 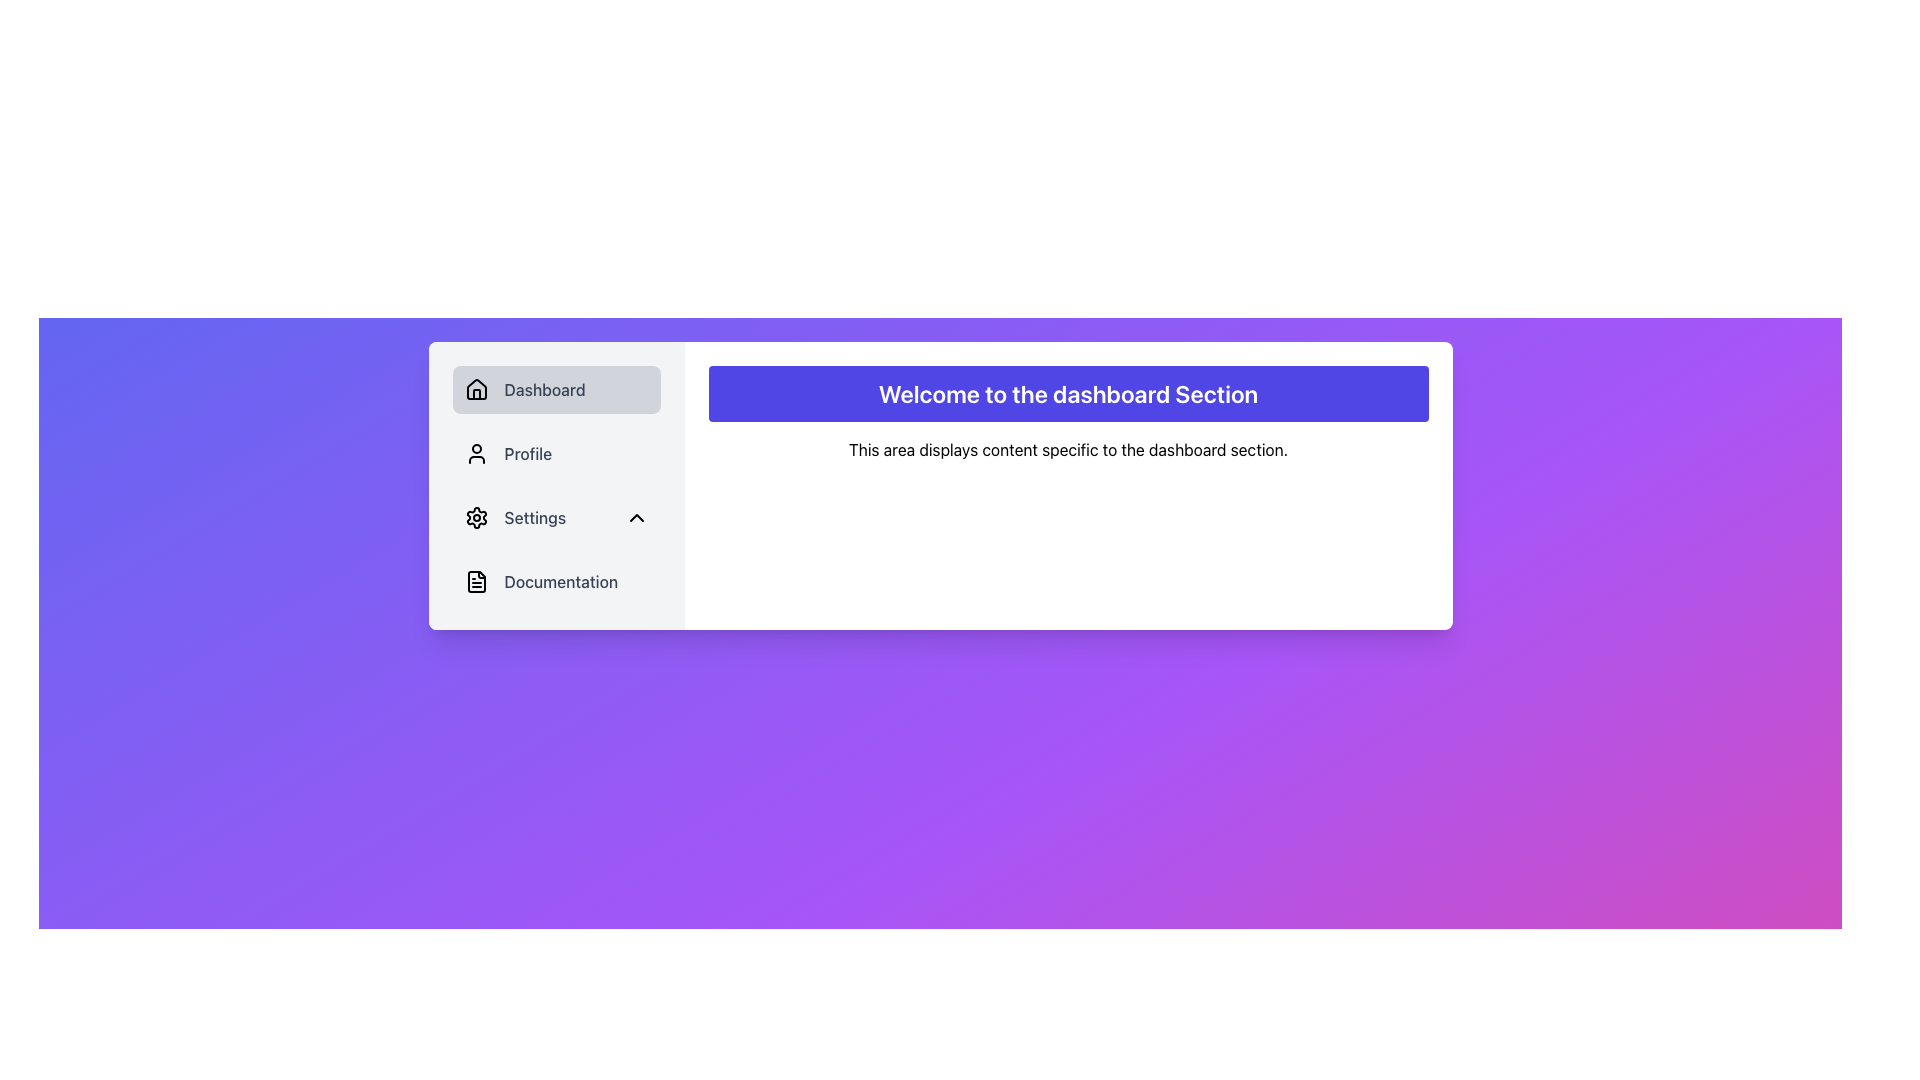 What do you see at coordinates (475, 454) in the screenshot?
I see `the user profile SVG icon located in the vertical navigation menu, which is positioned to the left of the text 'Profile'` at bounding box center [475, 454].